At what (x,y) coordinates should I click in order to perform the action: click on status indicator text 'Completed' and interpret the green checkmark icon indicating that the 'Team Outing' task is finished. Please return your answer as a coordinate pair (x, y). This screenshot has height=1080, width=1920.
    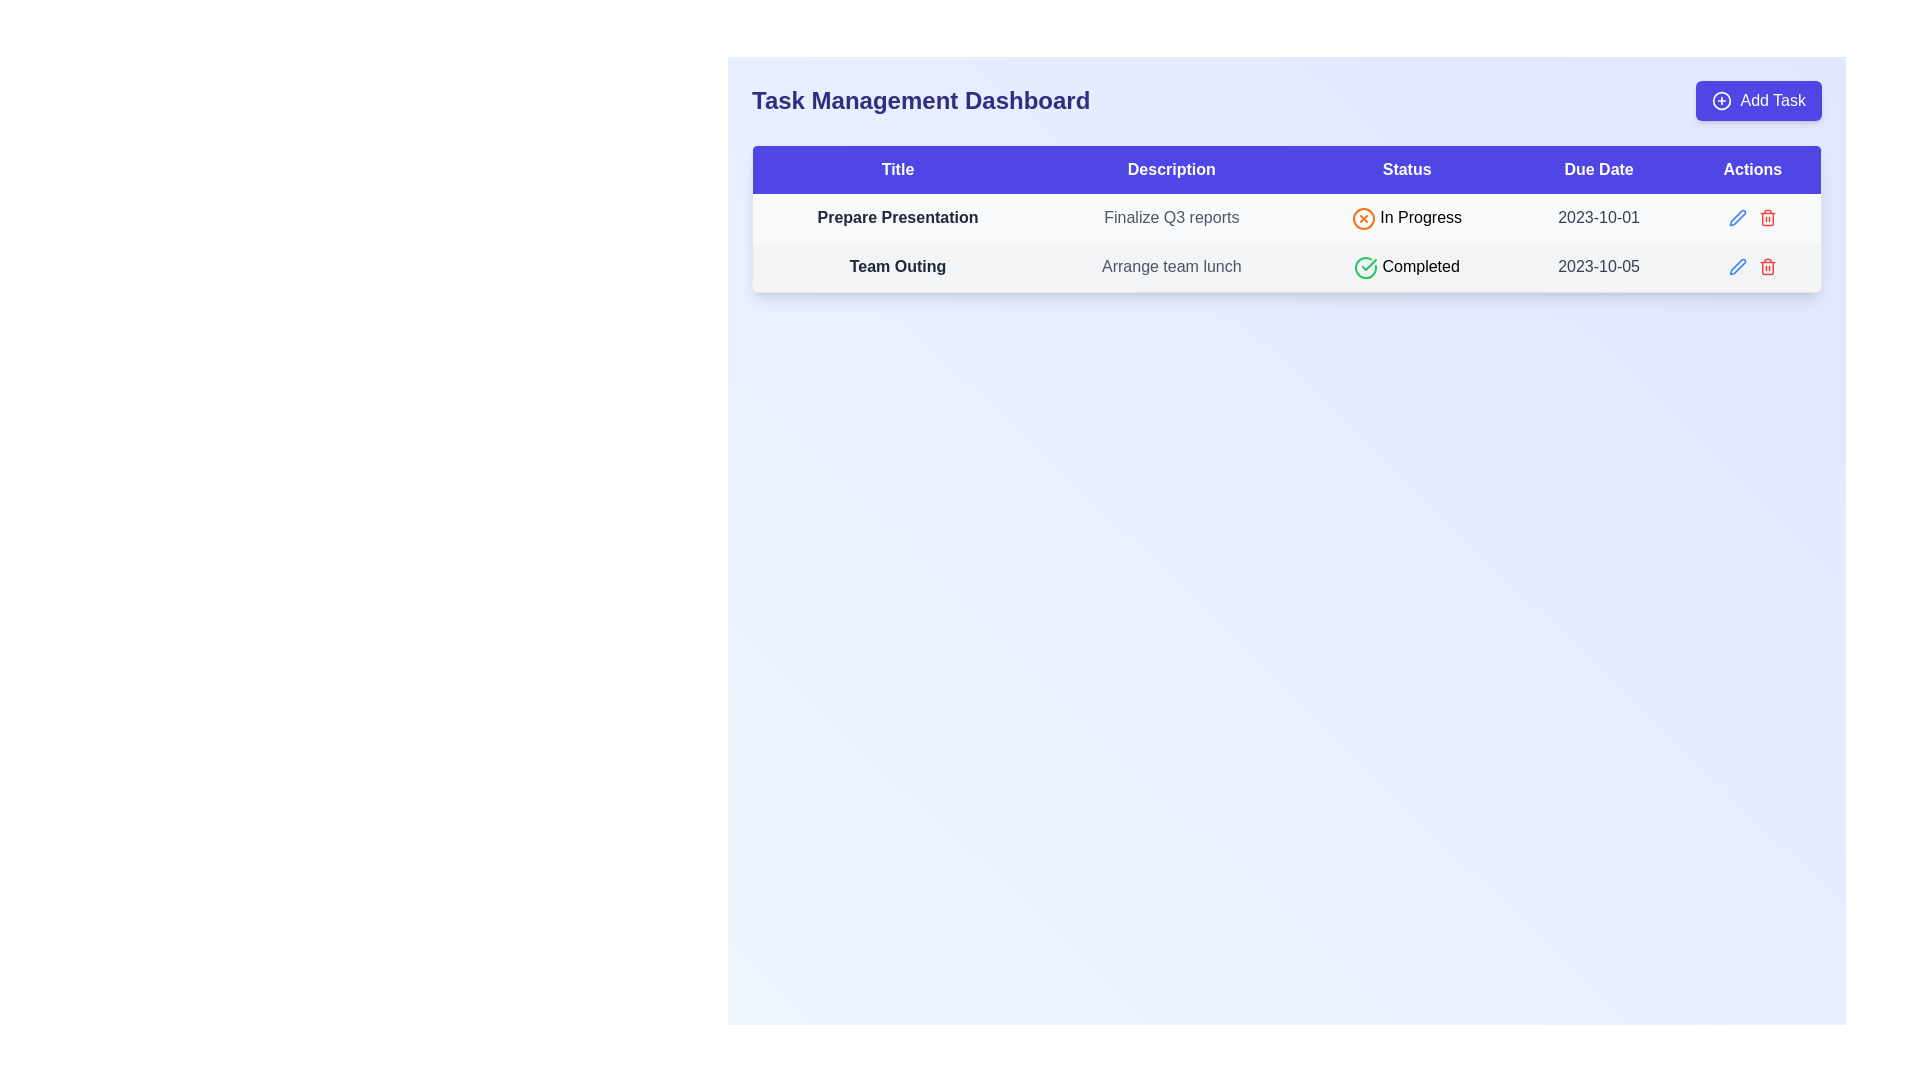
    Looking at the image, I should click on (1406, 266).